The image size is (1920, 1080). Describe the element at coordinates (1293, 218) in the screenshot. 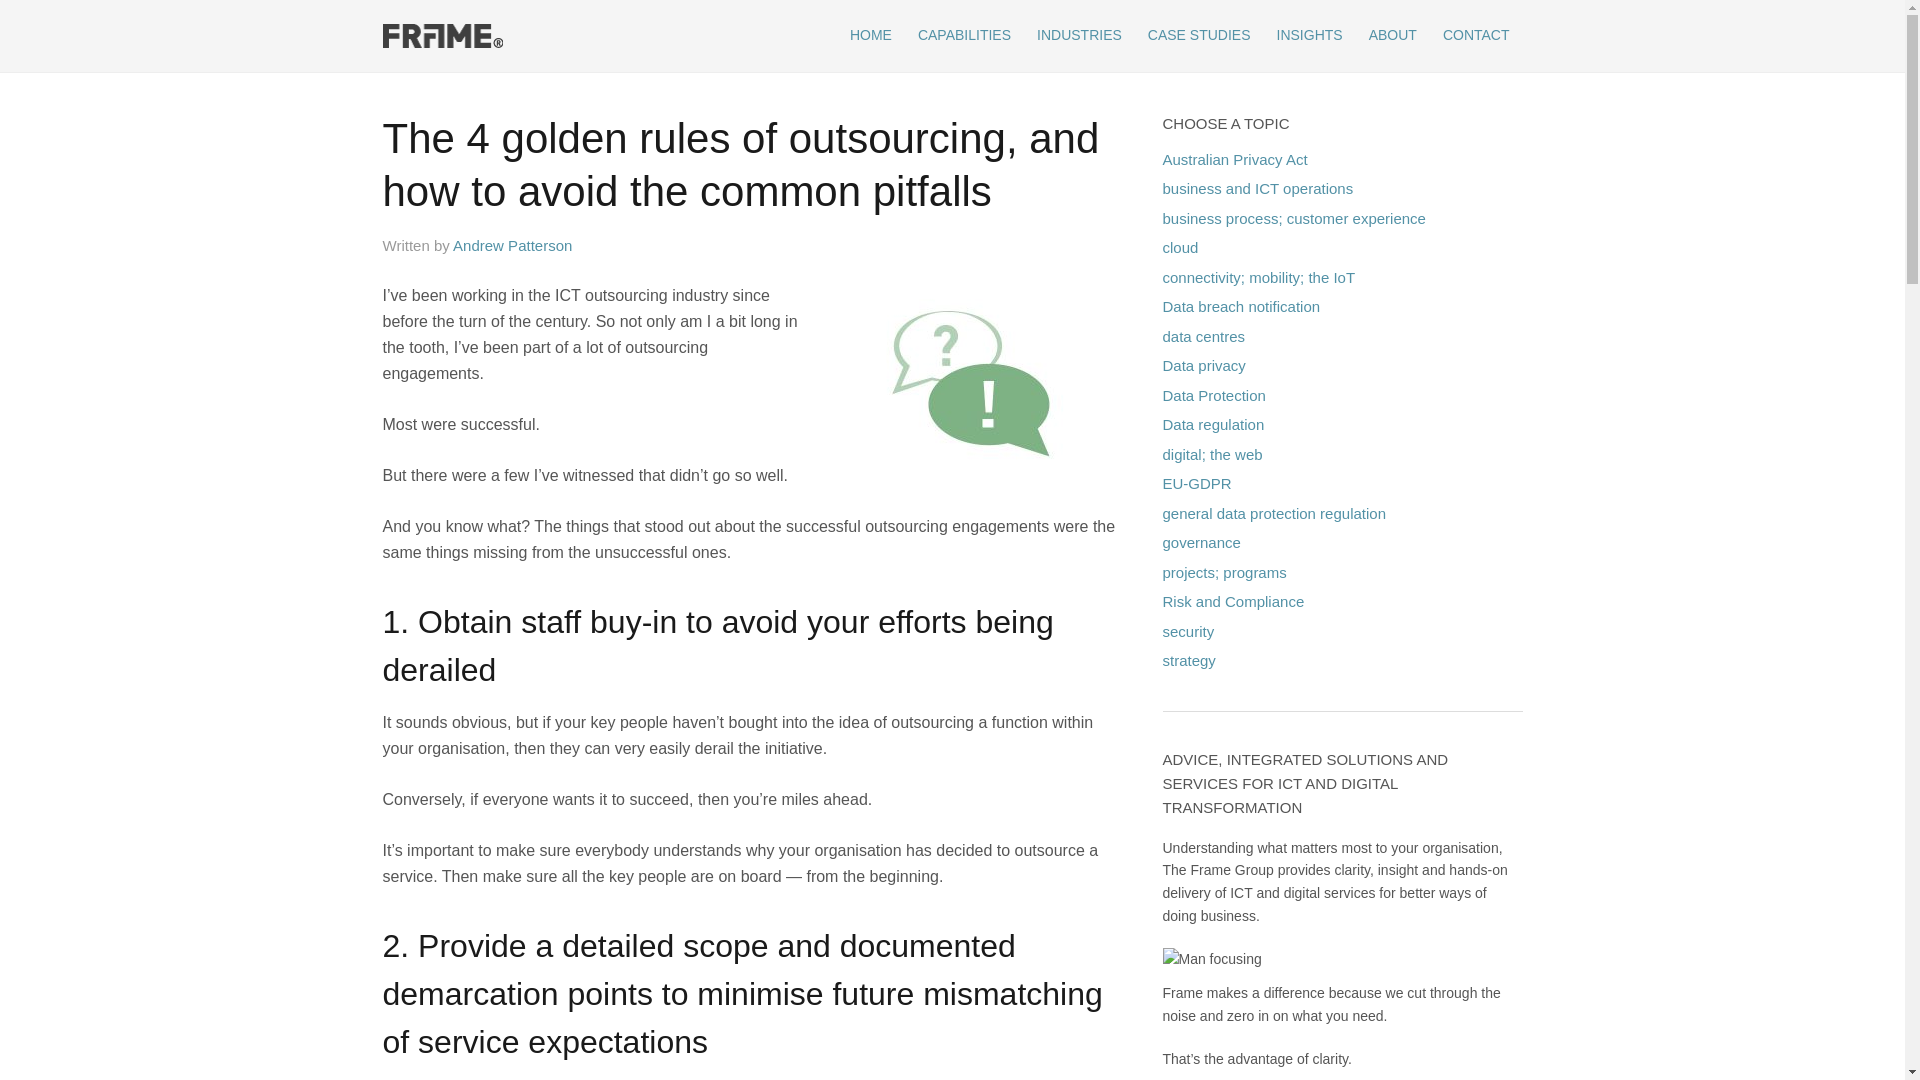

I see `'business process; customer experience'` at that location.